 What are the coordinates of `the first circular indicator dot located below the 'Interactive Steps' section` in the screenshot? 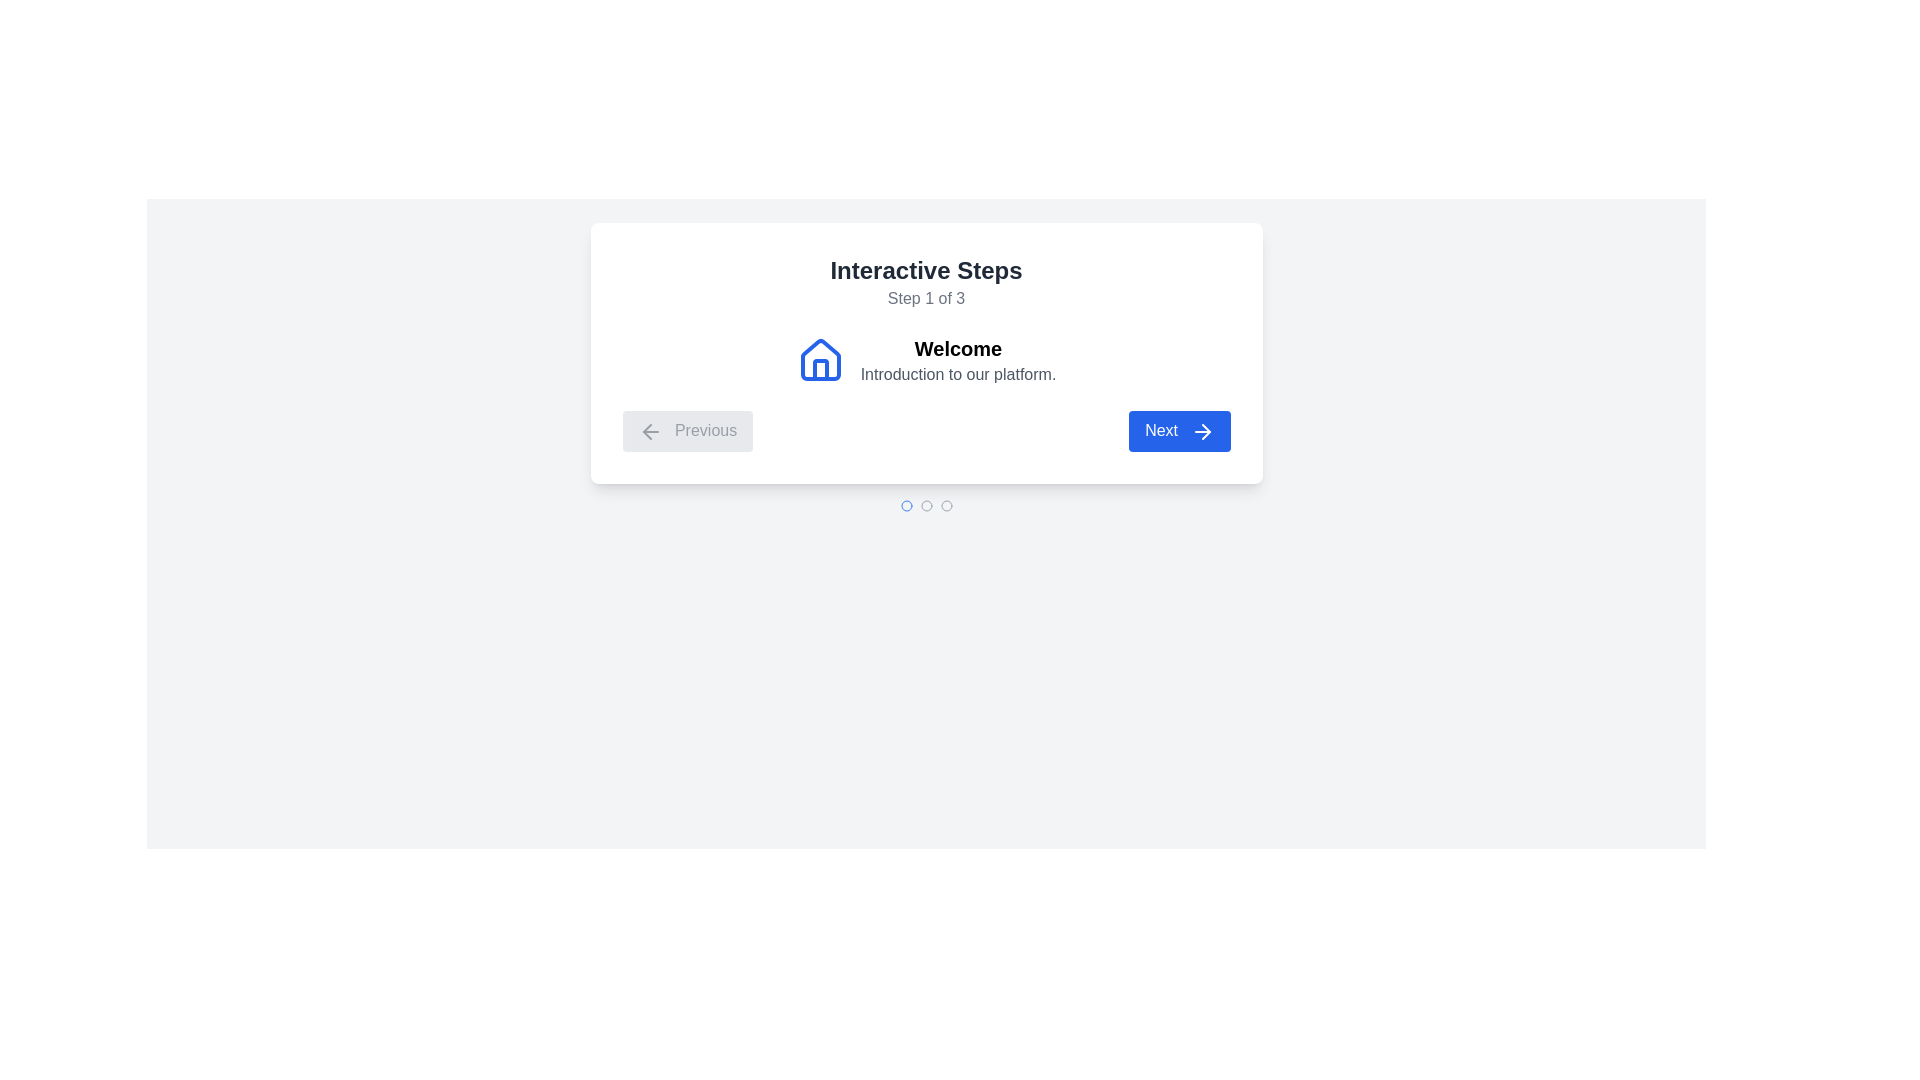 It's located at (905, 504).